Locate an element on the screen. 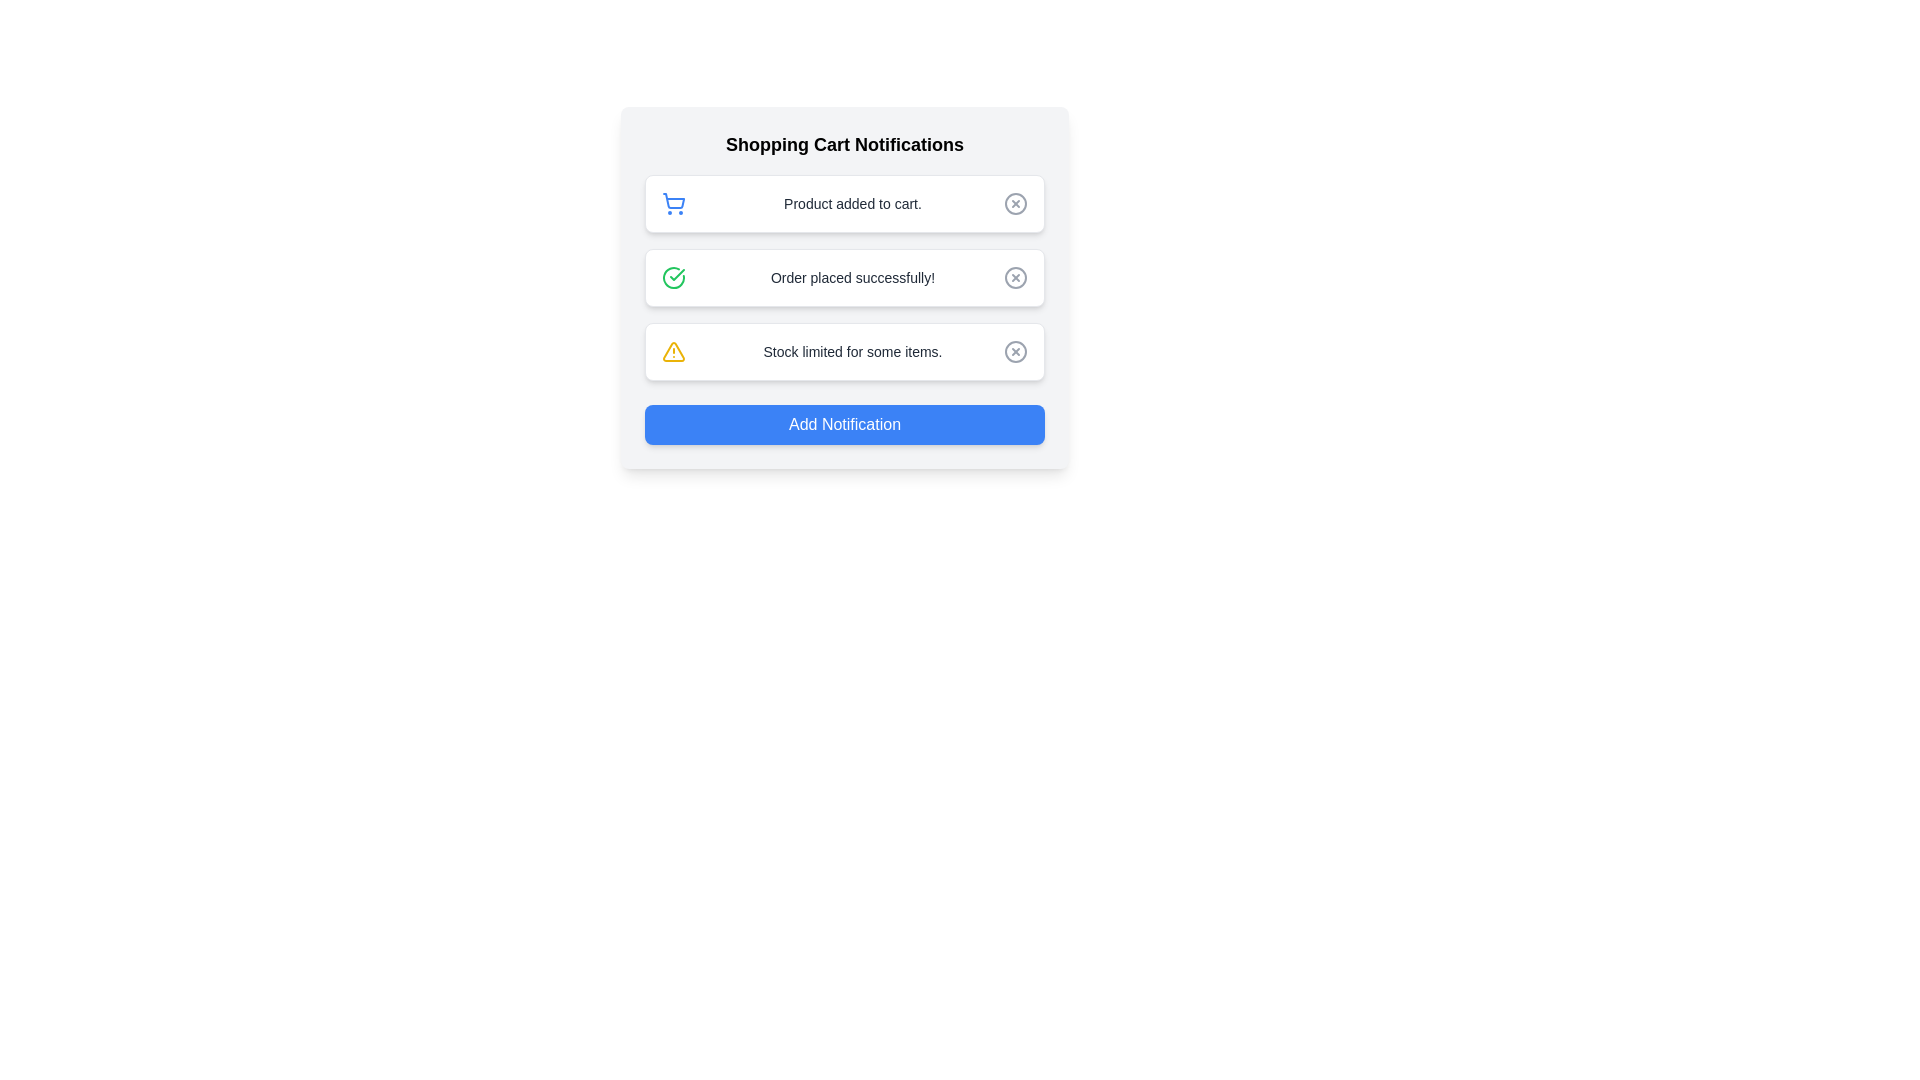  informational message text label indicating limited stock availability, located within the third notification card, to the right of the yellow warning icon is located at coordinates (853, 350).